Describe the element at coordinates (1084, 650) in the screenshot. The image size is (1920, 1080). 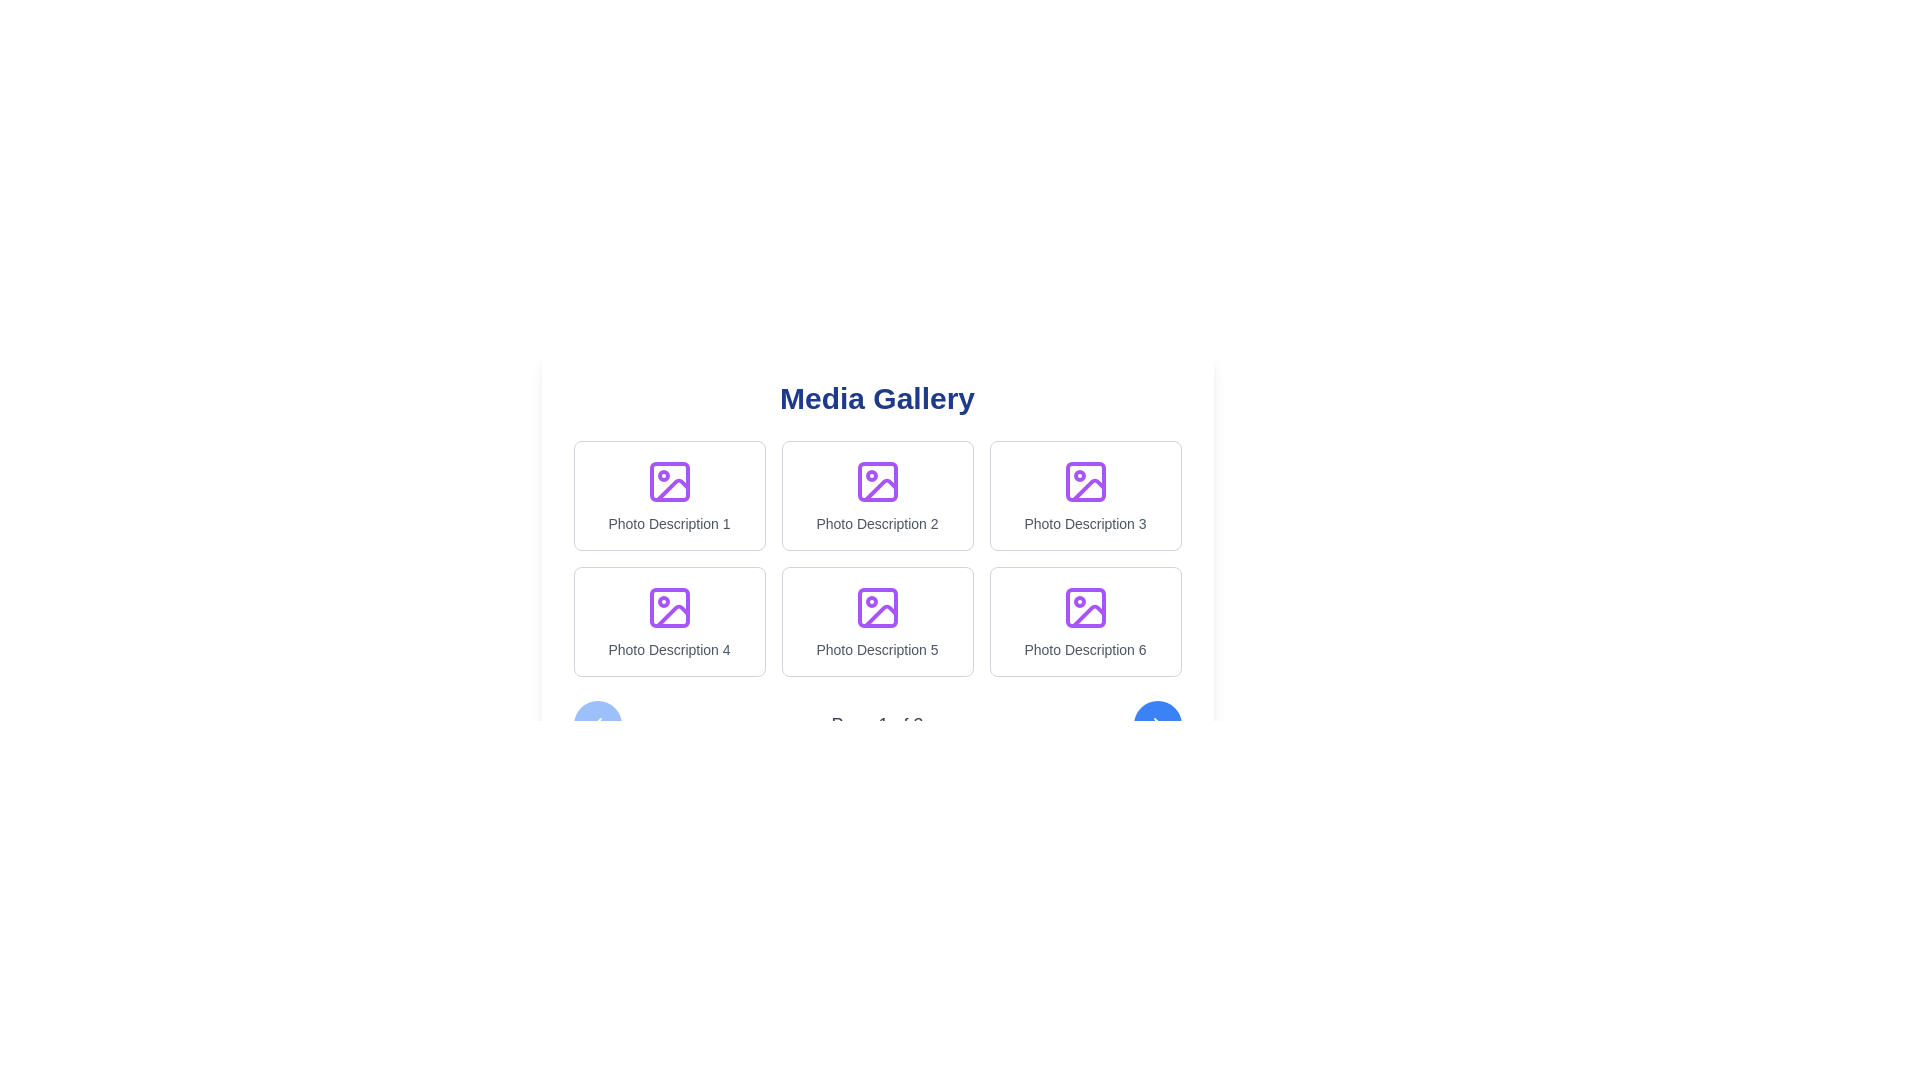
I see `the text label displaying 'Photo Description 6', which is located at the bottom center of the last card in the Media Gallery interface` at that location.